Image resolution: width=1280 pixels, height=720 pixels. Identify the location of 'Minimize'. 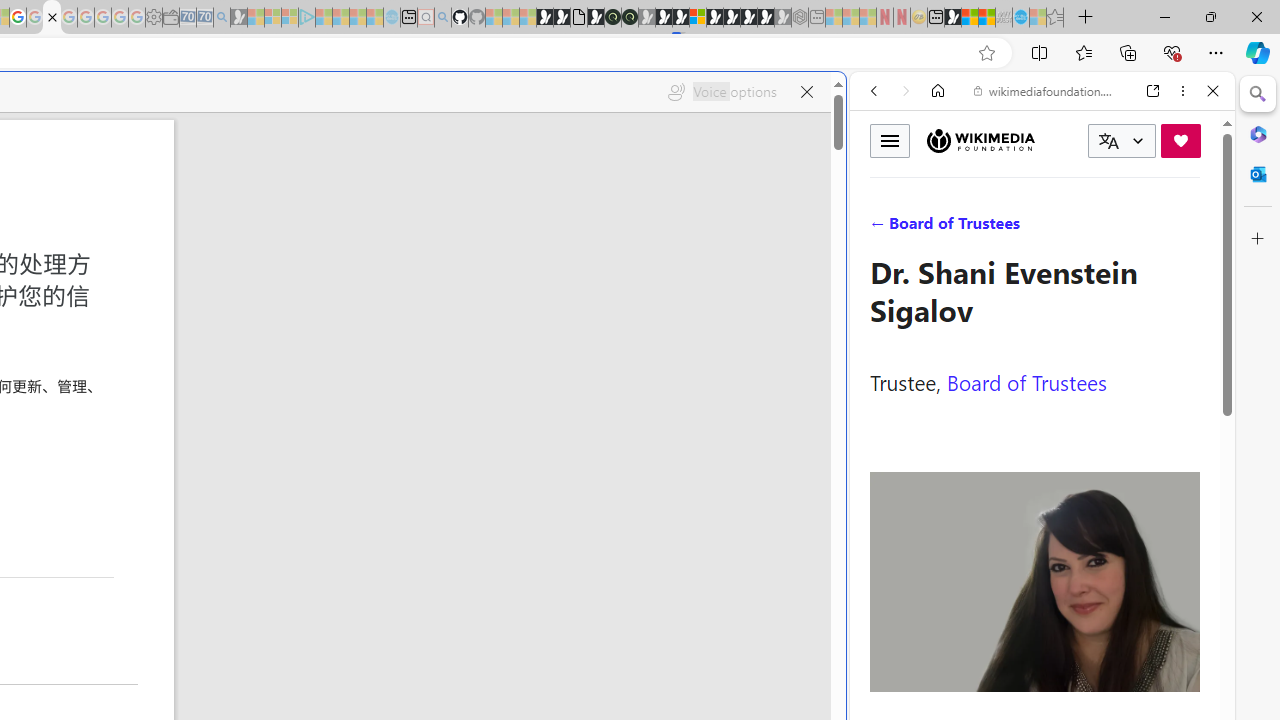
(1164, 16).